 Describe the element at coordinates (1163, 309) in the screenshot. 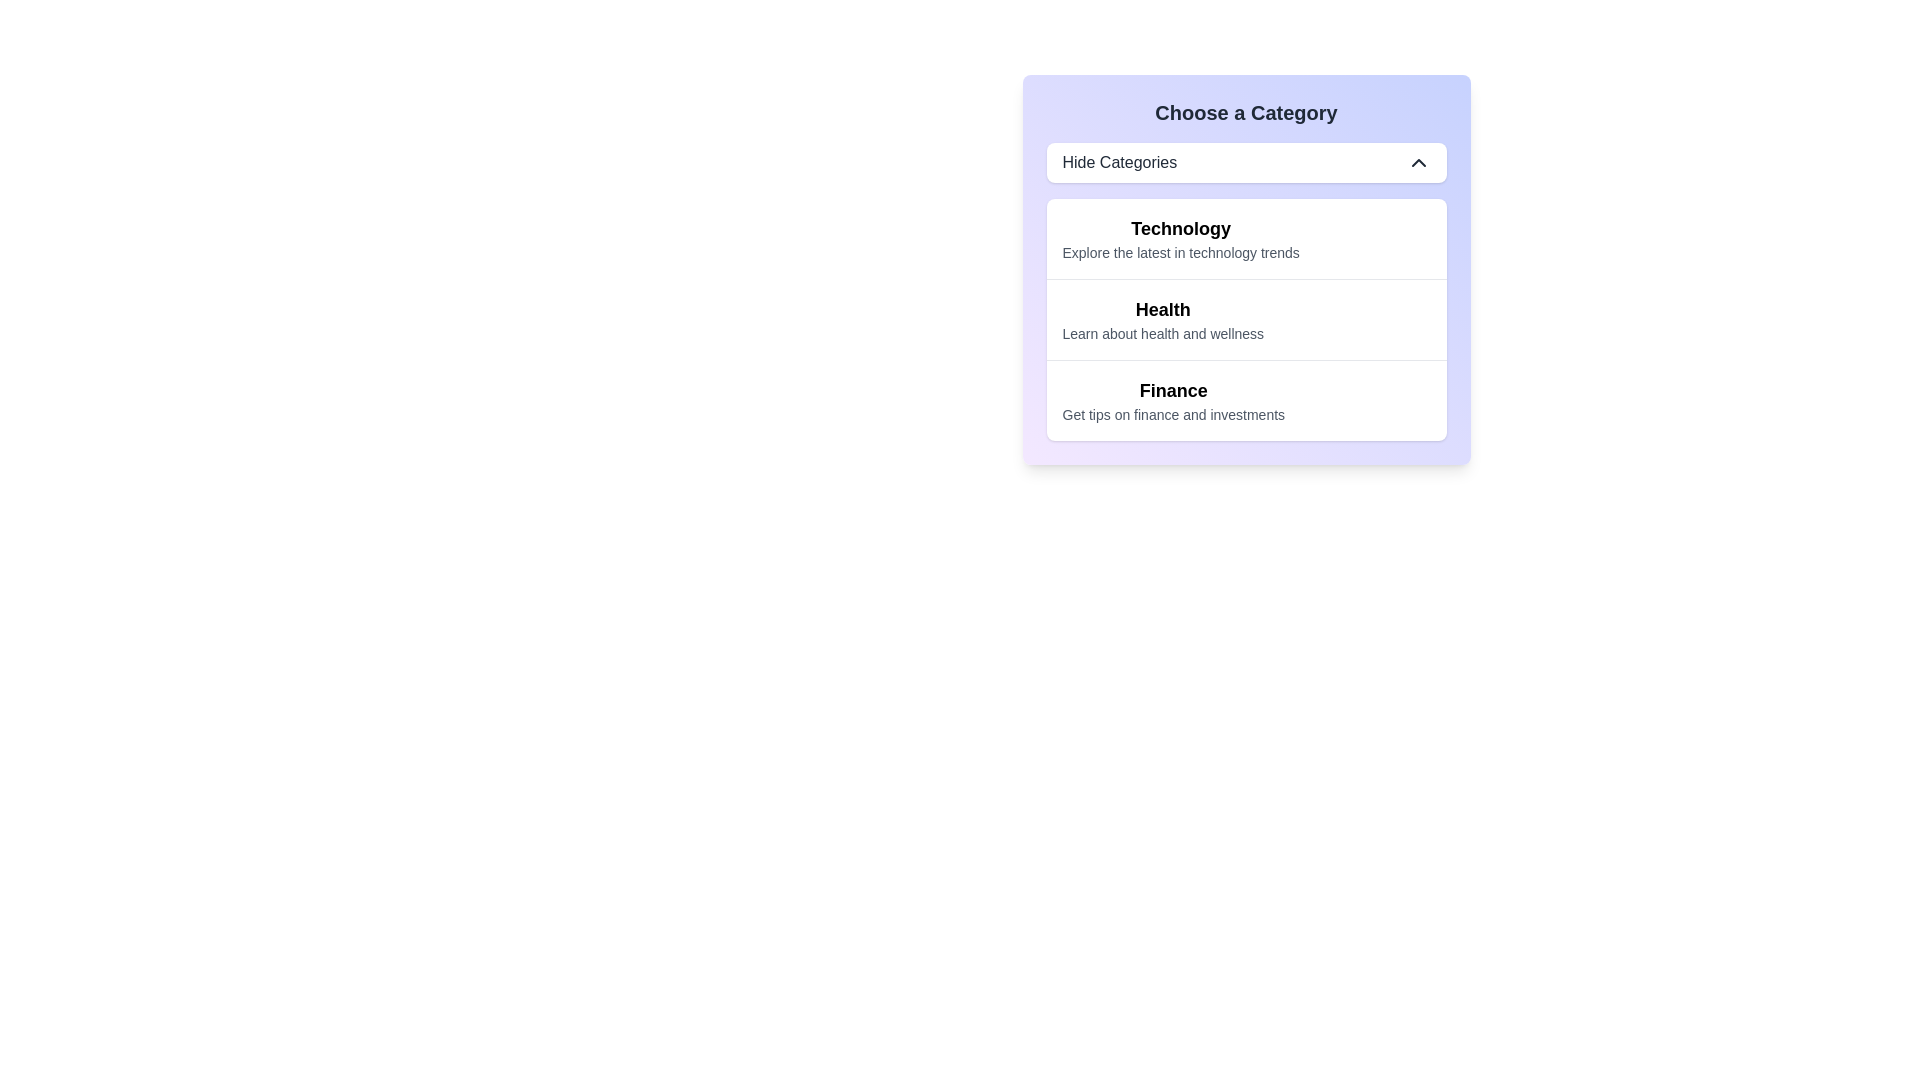

I see `bold label with the text 'Health' that is centered within the category selection dropdown and positioned above the descriptive text 'Learn about health and wellness'` at that location.